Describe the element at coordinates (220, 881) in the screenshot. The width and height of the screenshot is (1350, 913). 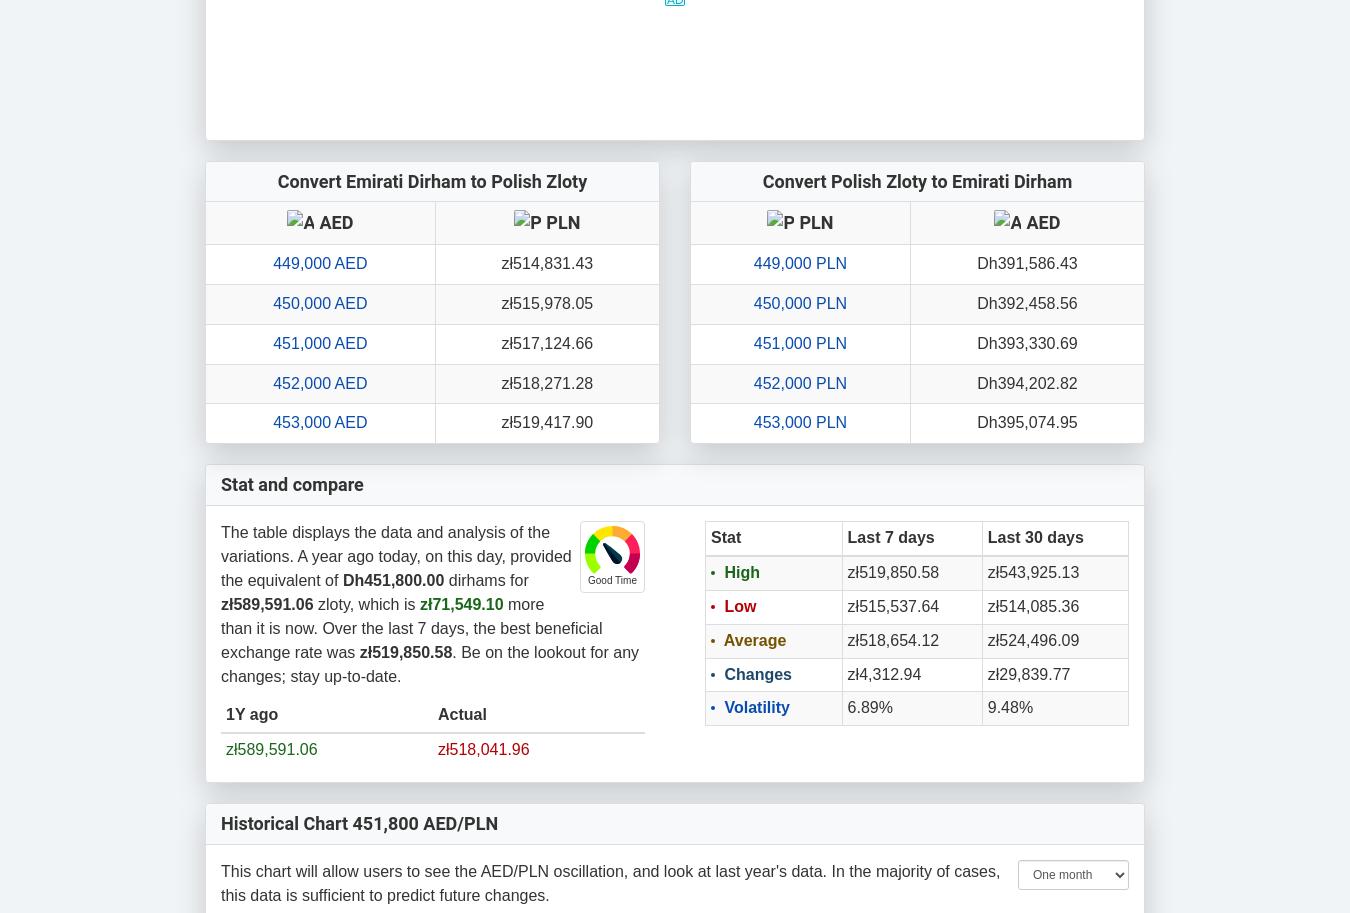
I see `'This chart will allow users to see the AED/PLN oscillation, and look at last year's data. In the majority of cases, this data is sufficient to predict future changes.'` at that location.